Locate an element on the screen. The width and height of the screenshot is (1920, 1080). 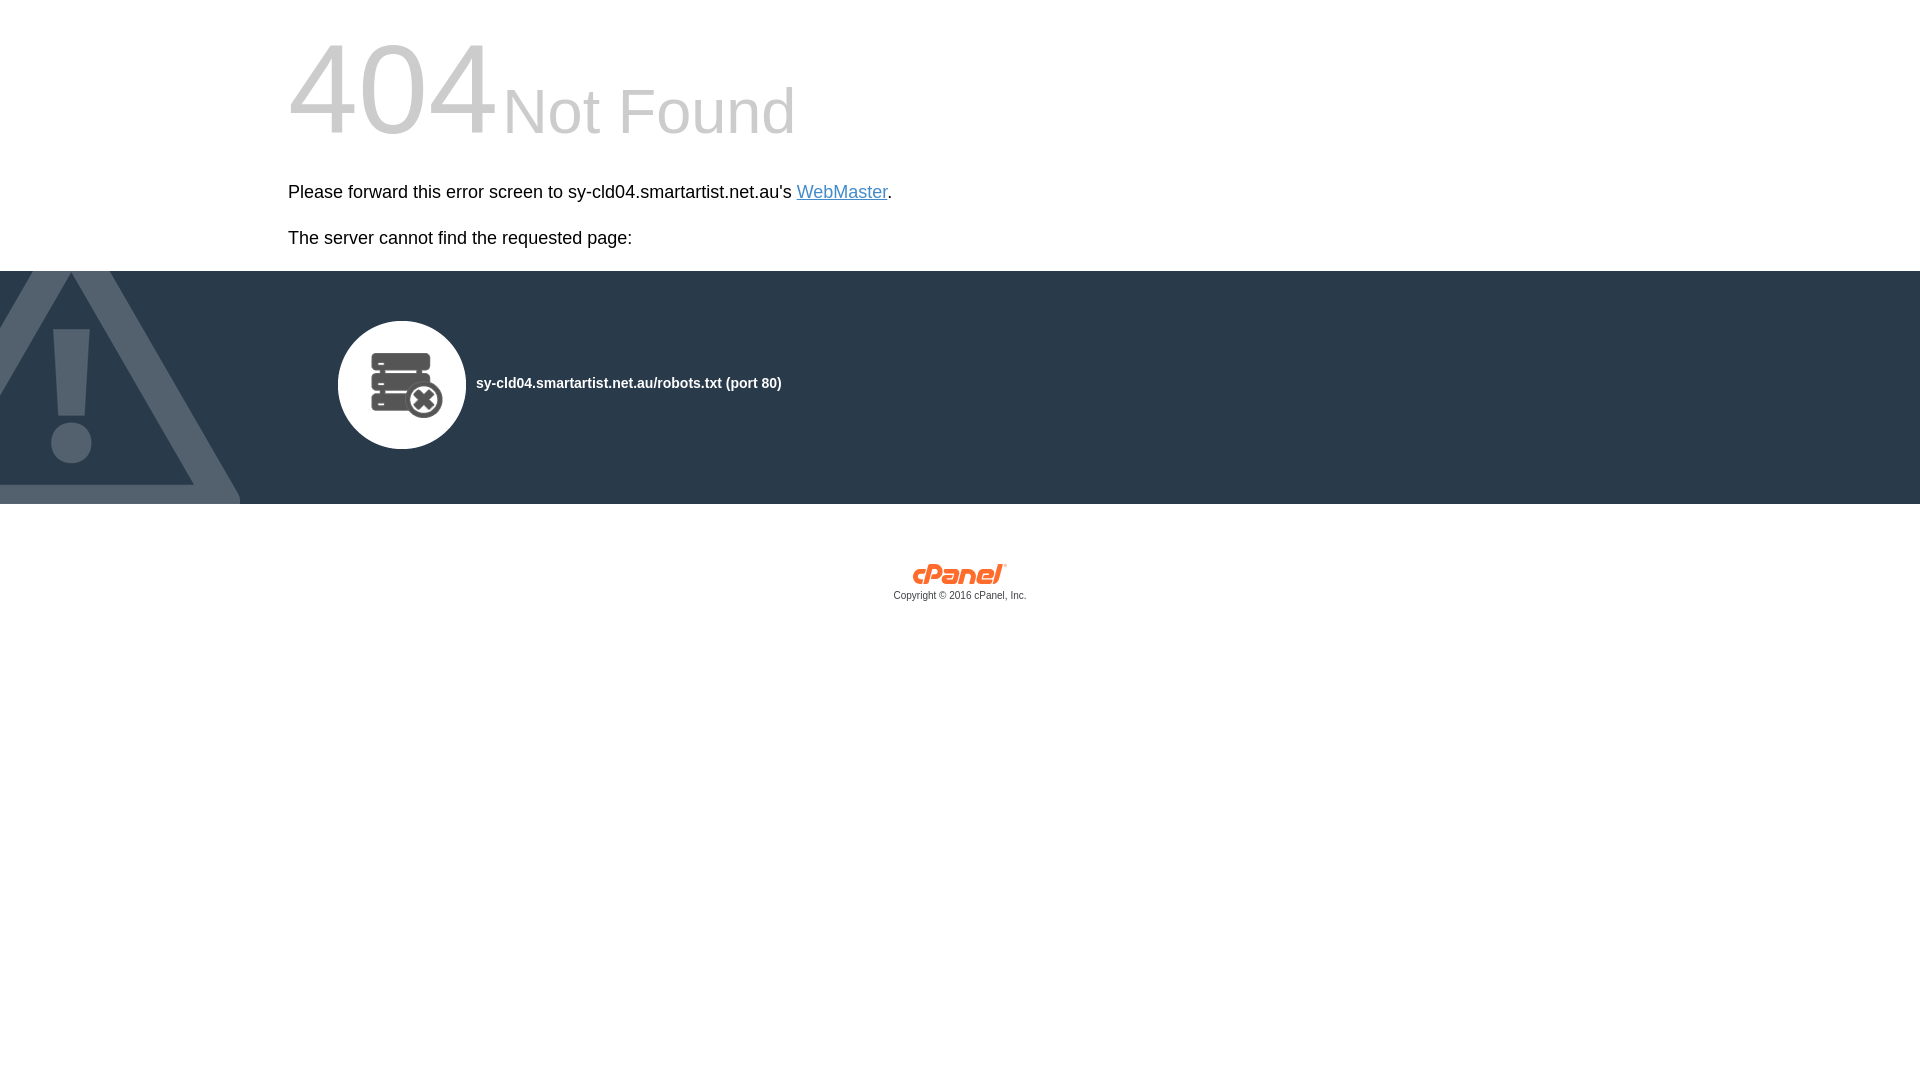
'WebMaster' is located at coordinates (795, 192).